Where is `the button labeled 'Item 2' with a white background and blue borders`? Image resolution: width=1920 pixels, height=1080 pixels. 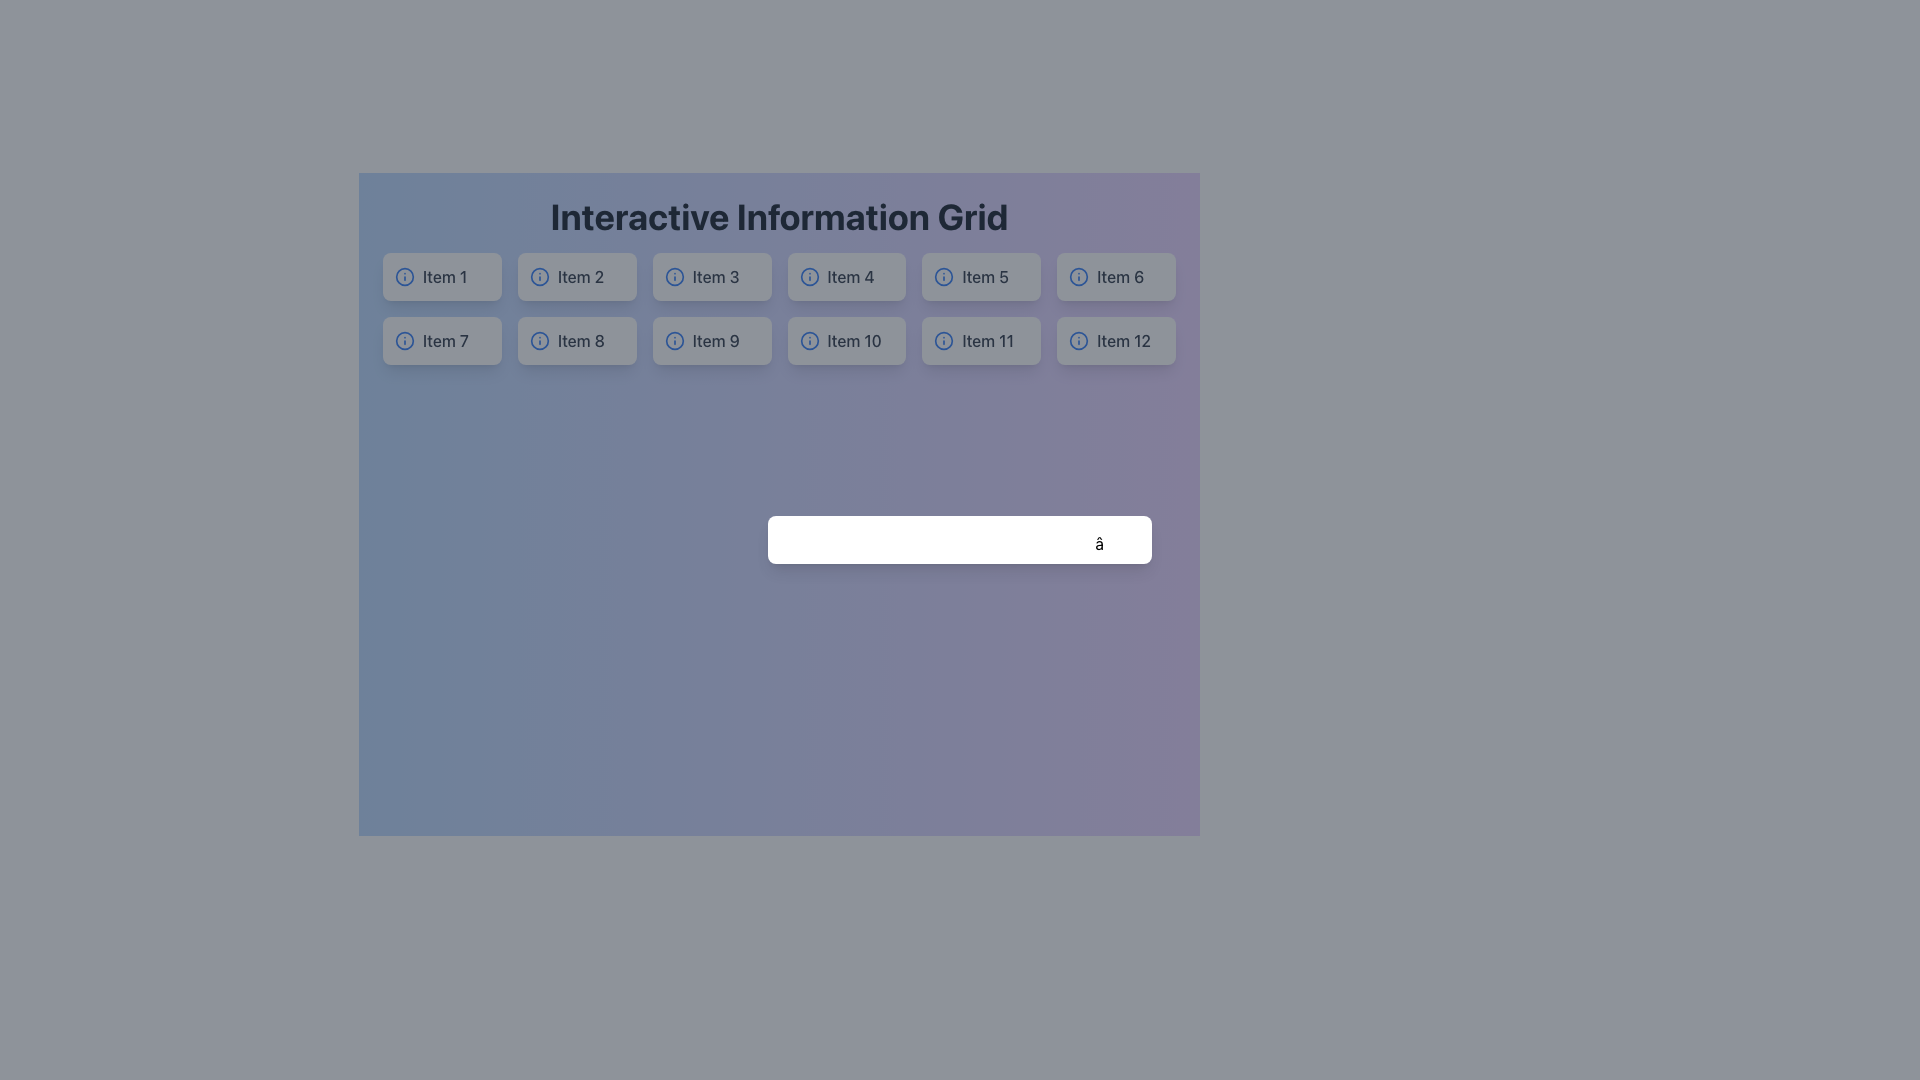
the button labeled 'Item 2' with a white background and blue borders is located at coordinates (576, 277).